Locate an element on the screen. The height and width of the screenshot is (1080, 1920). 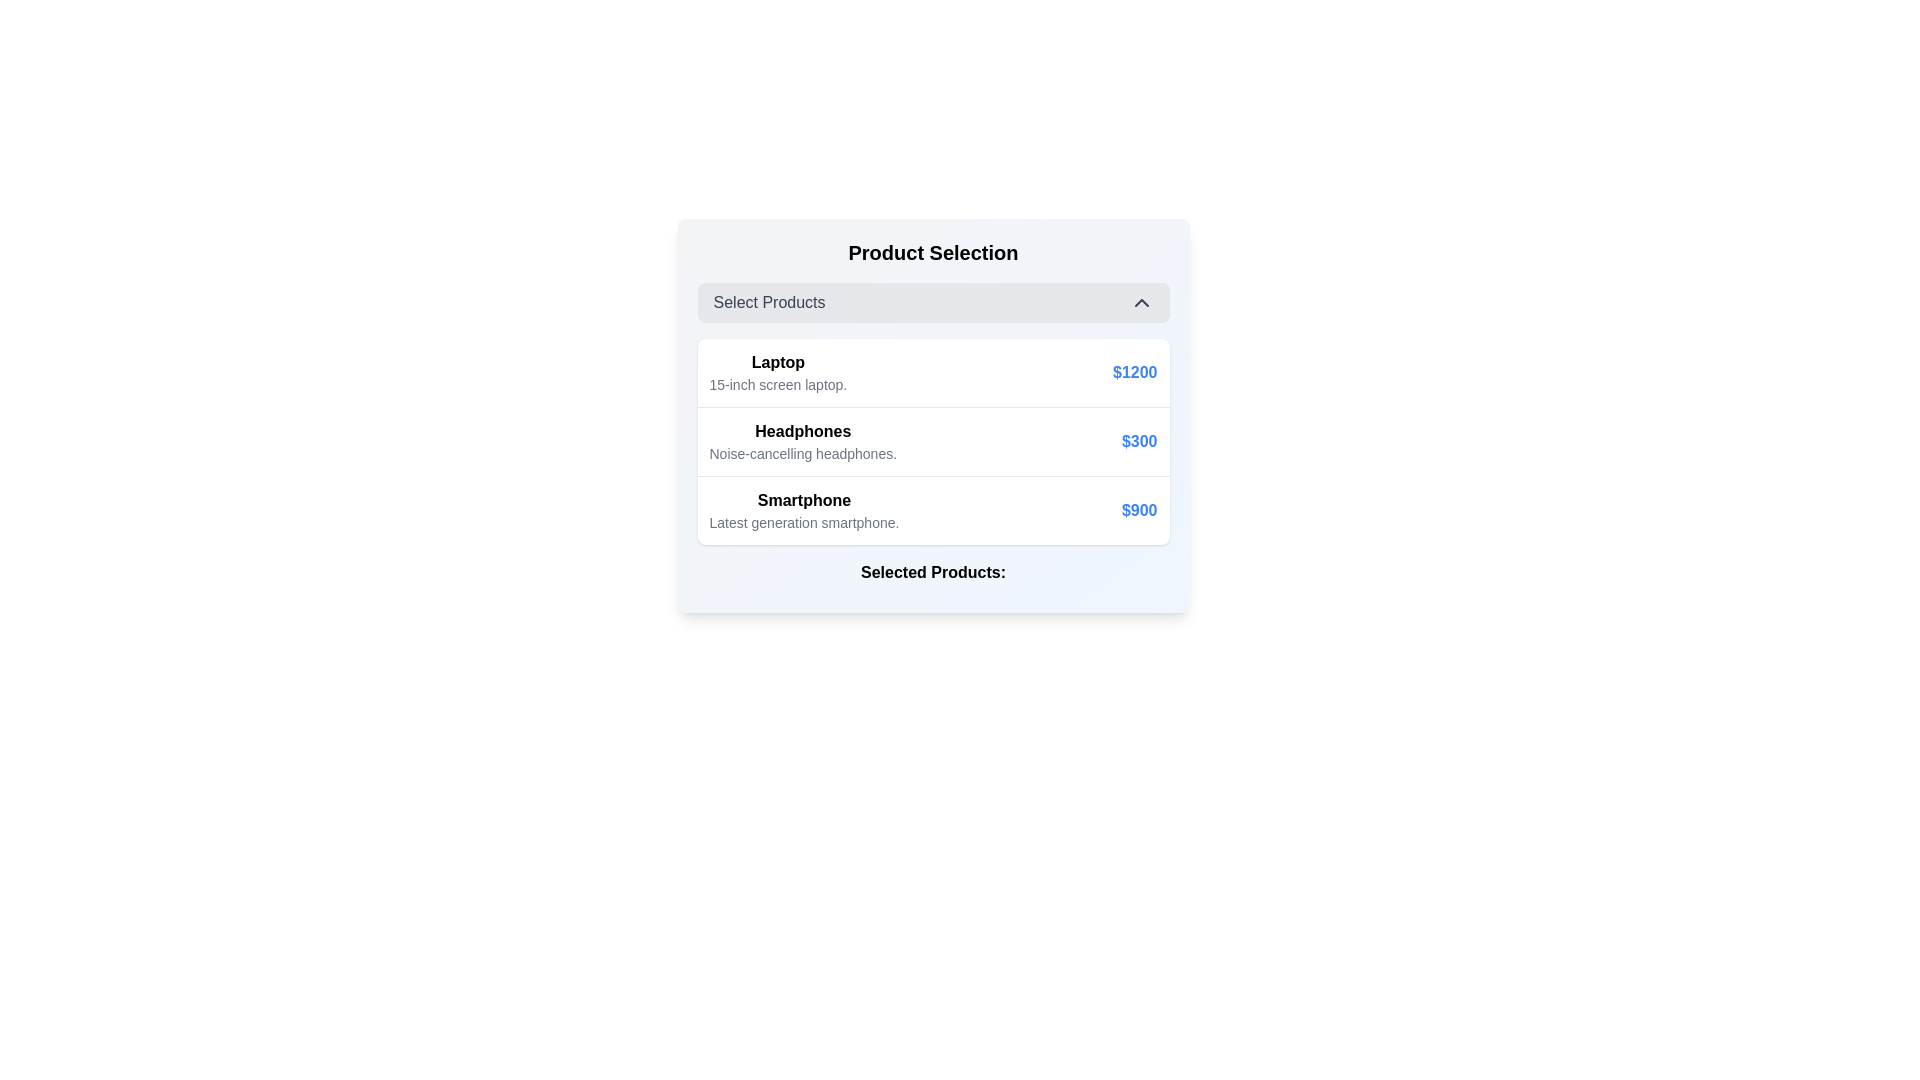
text label displaying the product name in the third product entry of the 'Product Selection' list, located above the descriptive text 'Latest generation smartphone.' is located at coordinates (804, 500).